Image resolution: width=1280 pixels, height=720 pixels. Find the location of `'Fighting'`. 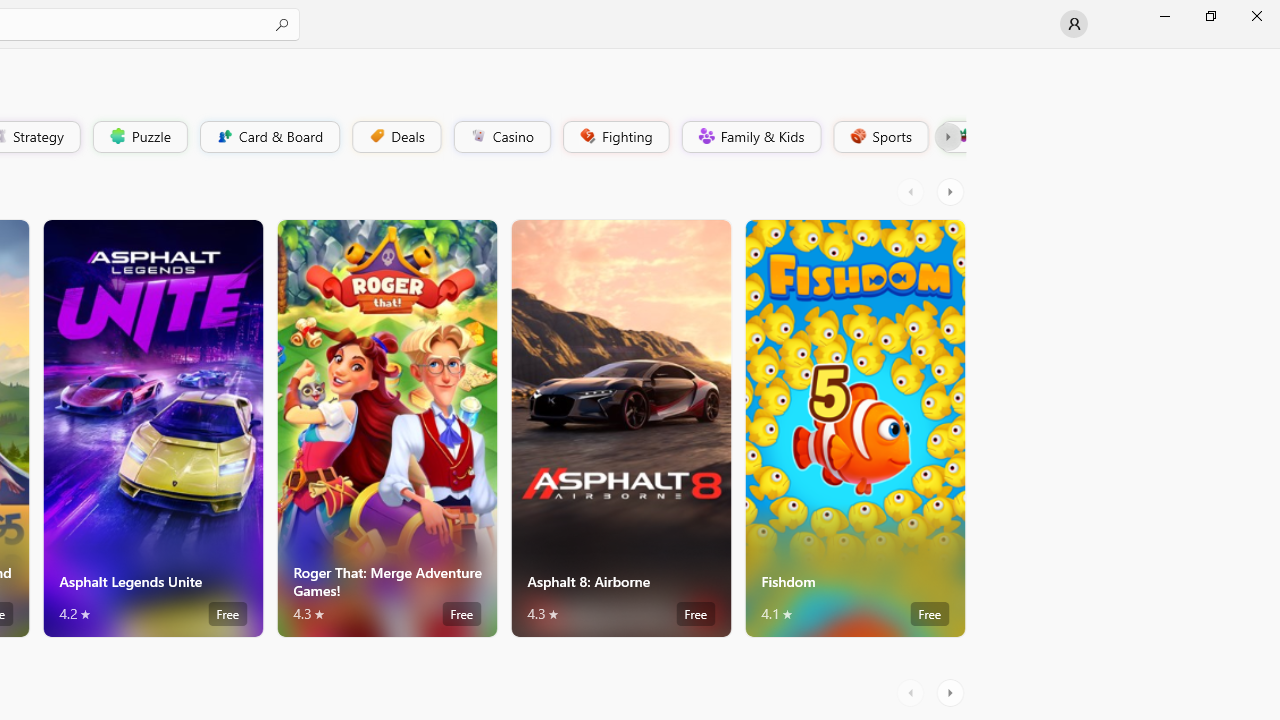

'Fighting' is located at coordinates (614, 135).